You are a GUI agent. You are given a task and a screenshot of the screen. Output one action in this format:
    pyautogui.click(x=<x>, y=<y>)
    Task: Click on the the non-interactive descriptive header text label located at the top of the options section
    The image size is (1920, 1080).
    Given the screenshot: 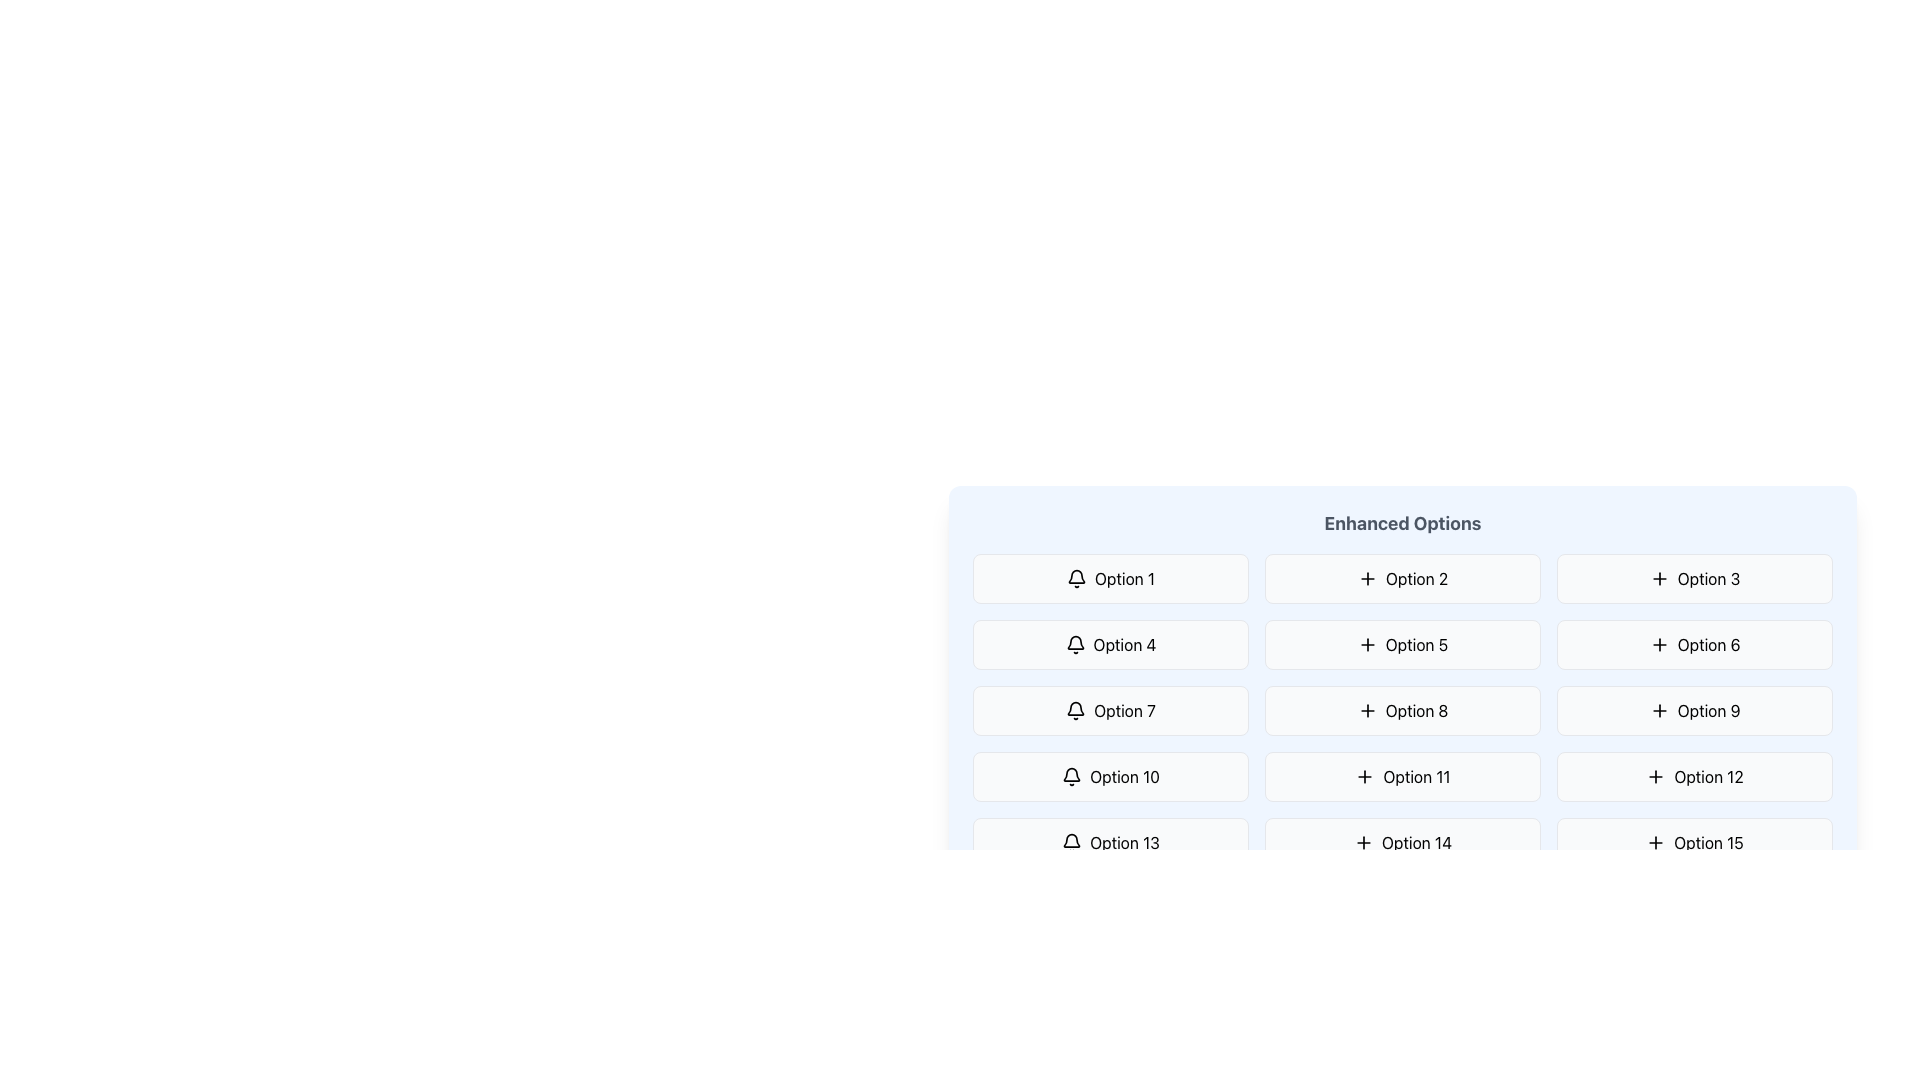 What is the action you would take?
    pyautogui.click(x=1401, y=523)
    